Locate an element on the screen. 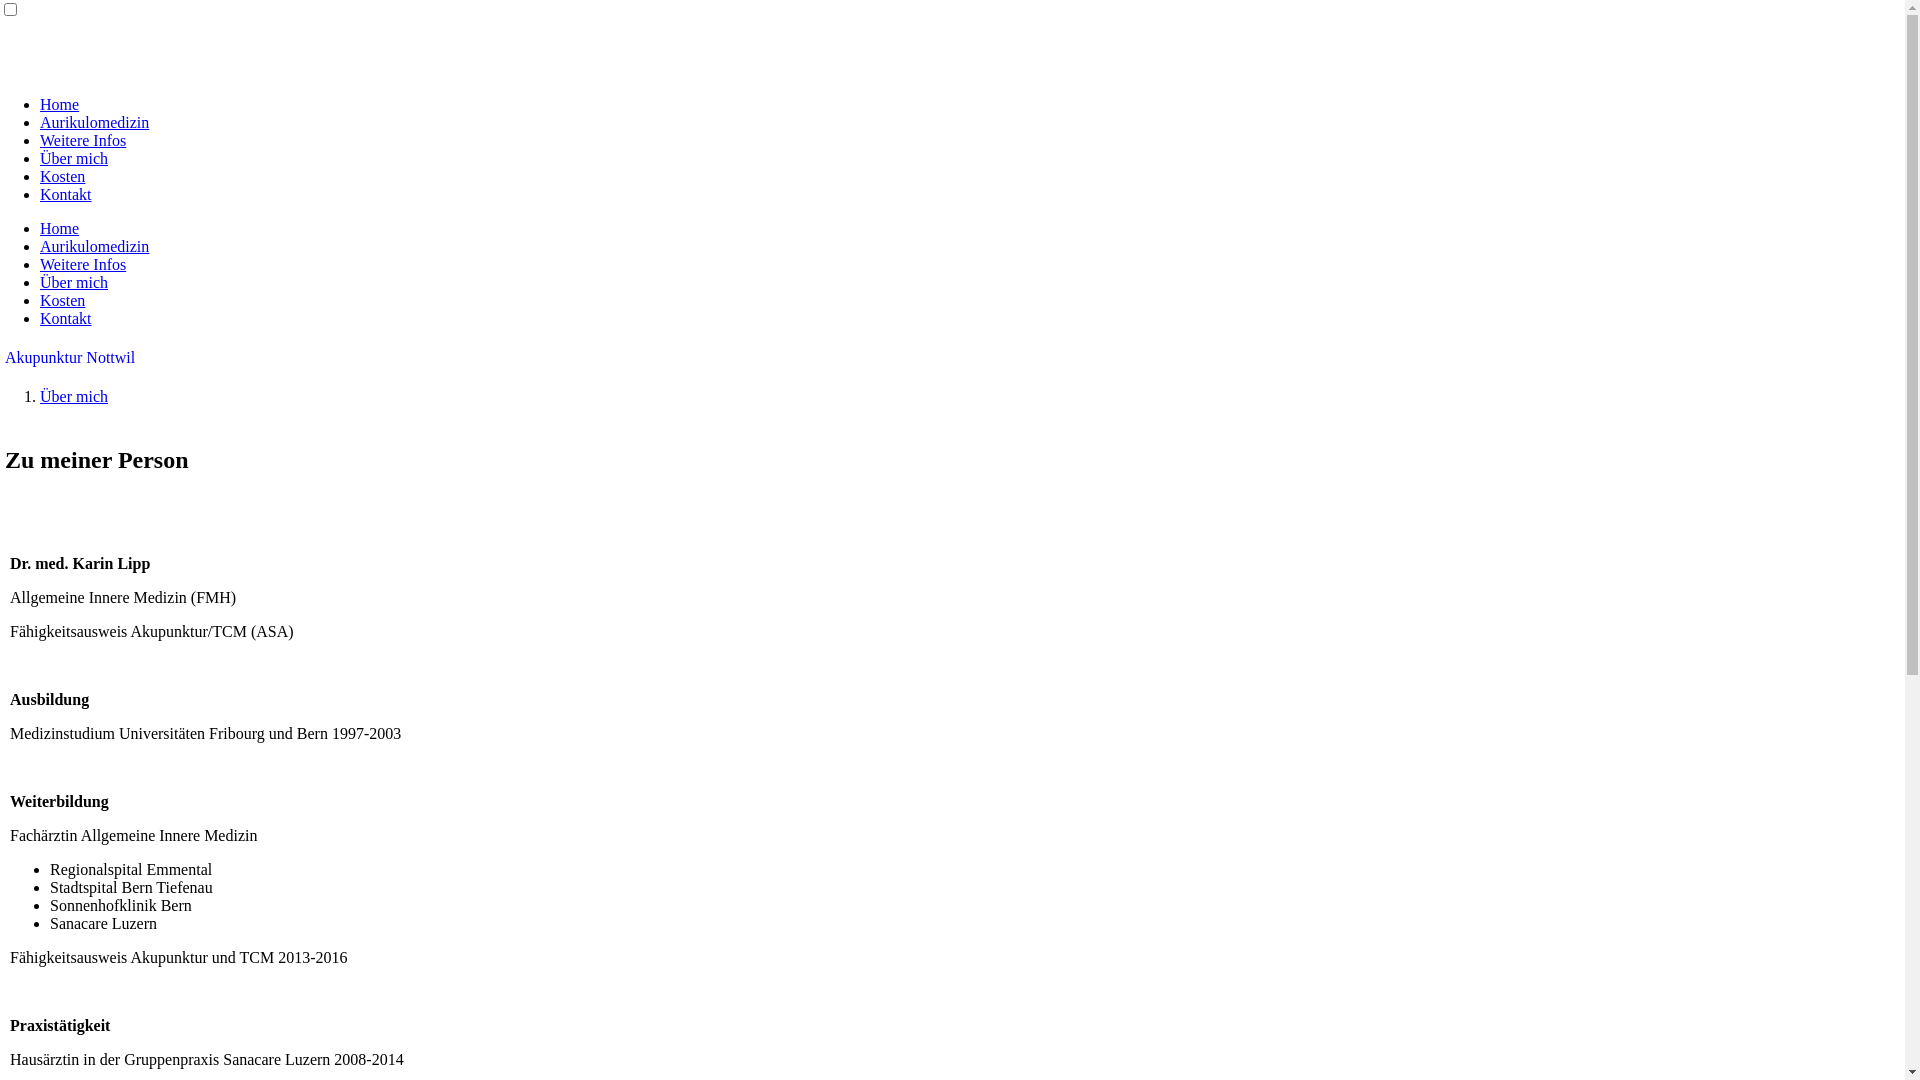 Image resolution: width=1920 pixels, height=1080 pixels. 'Aurikulomedizin' is located at coordinates (93, 245).